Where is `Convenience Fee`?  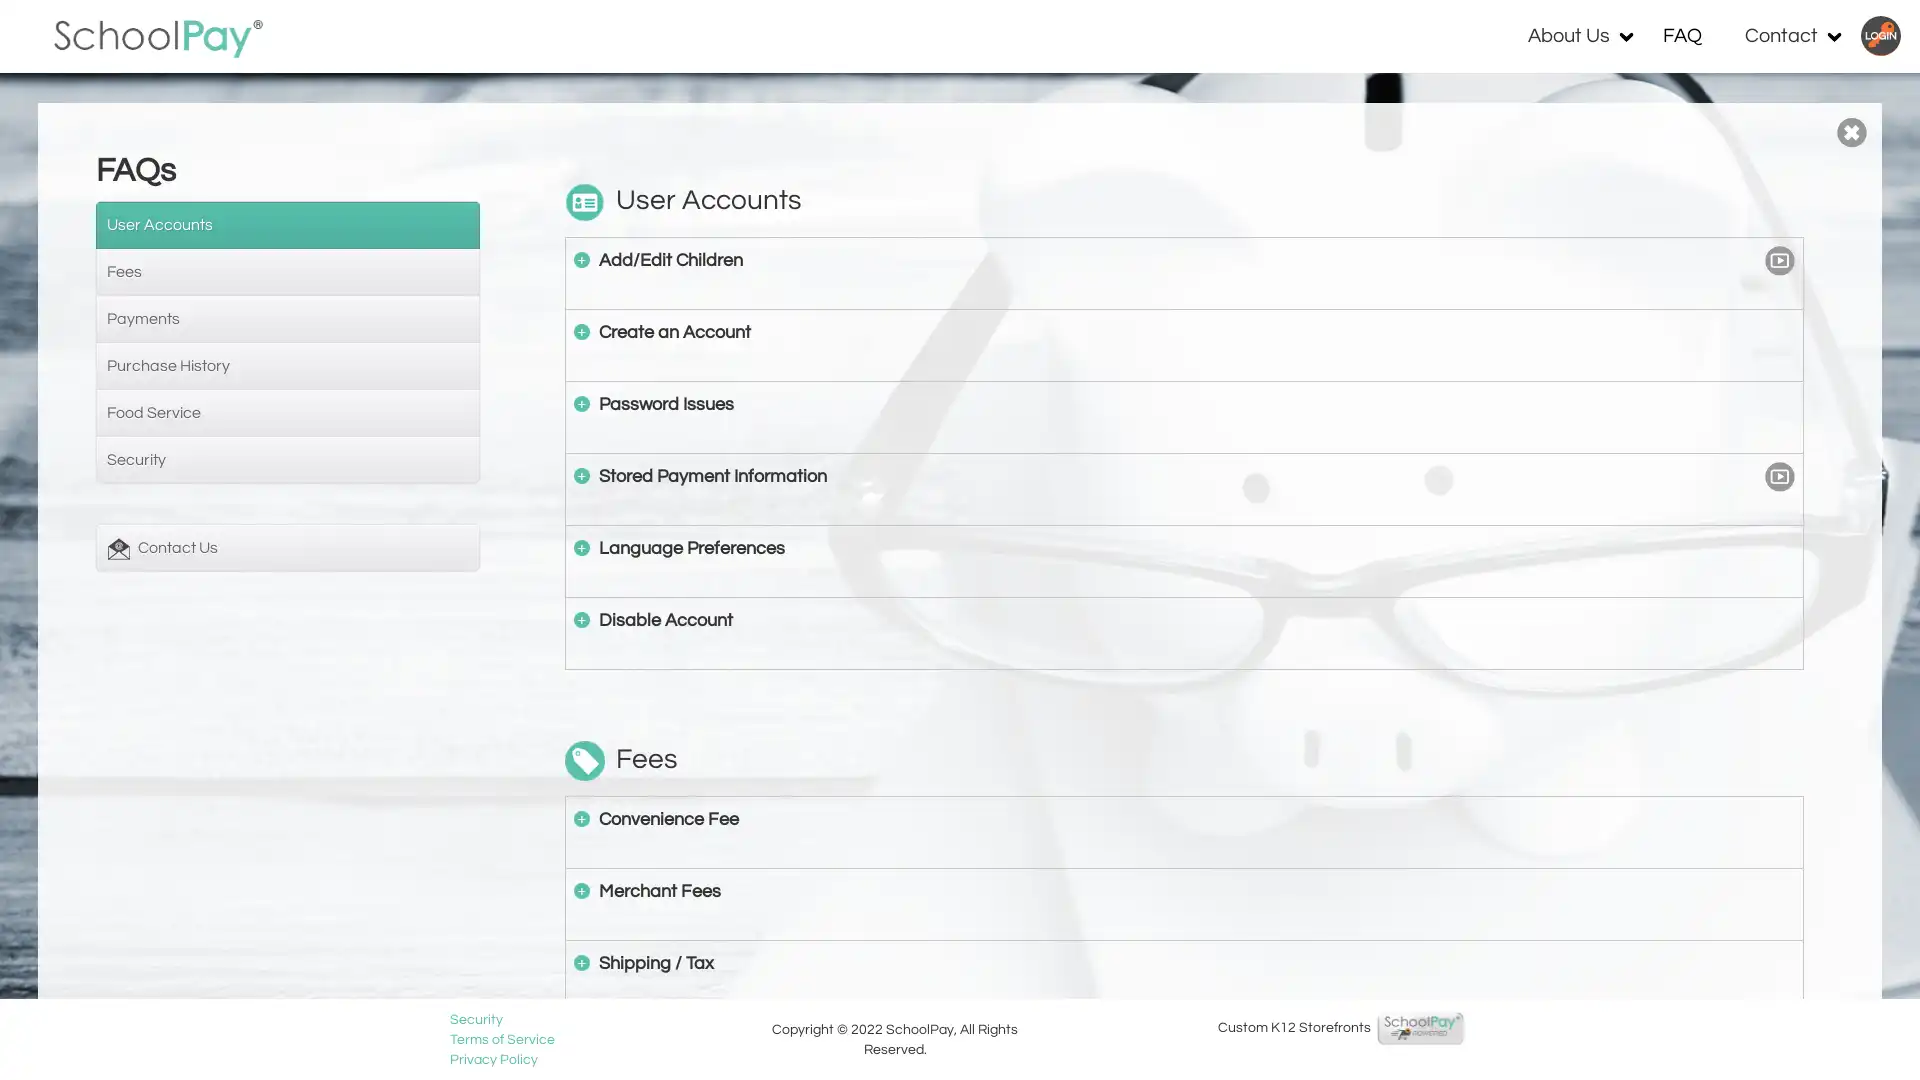 Convenience Fee is located at coordinates (580, 817).